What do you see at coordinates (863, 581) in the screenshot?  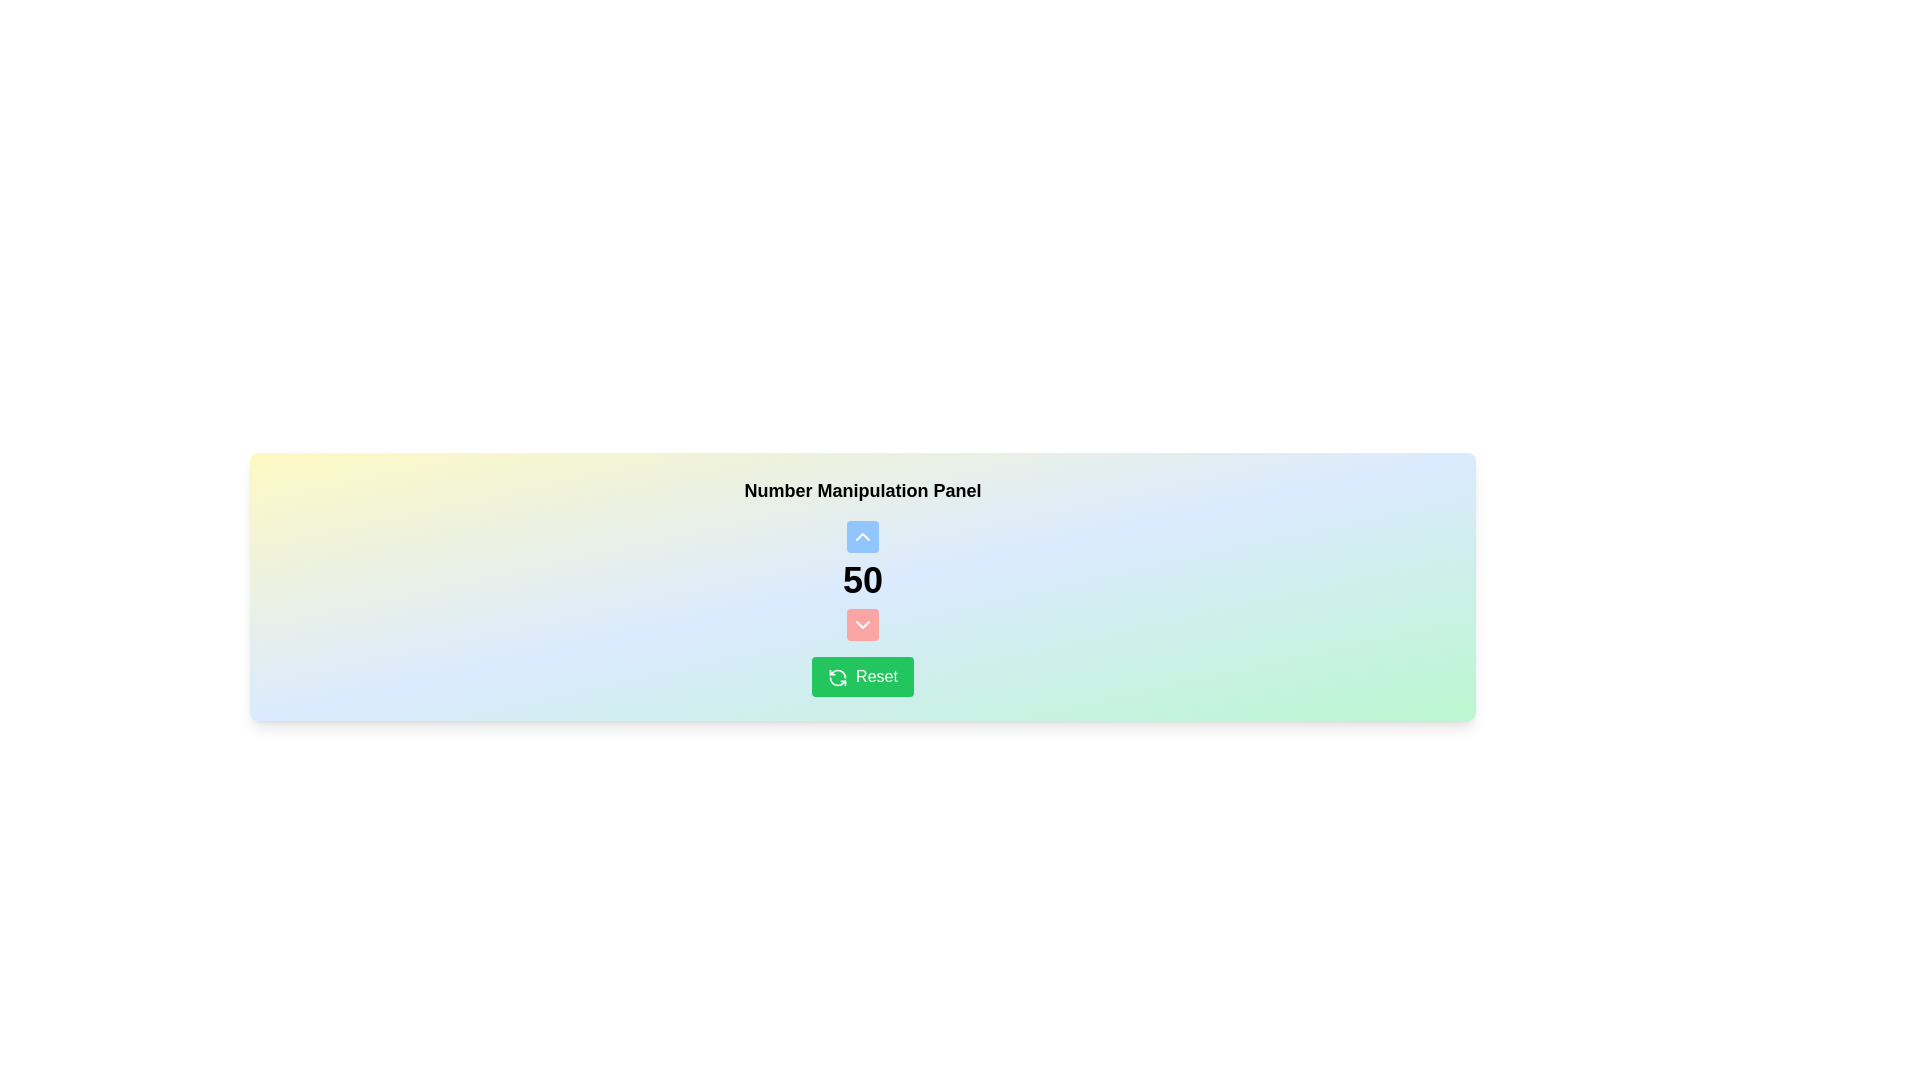 I see `the numerical display panel with increment and decrement controls, which features a bold black number '50' and is framed by an upward-pointing blue arrow and a downward-pointing red arrow` at bounding box center [863, 581].